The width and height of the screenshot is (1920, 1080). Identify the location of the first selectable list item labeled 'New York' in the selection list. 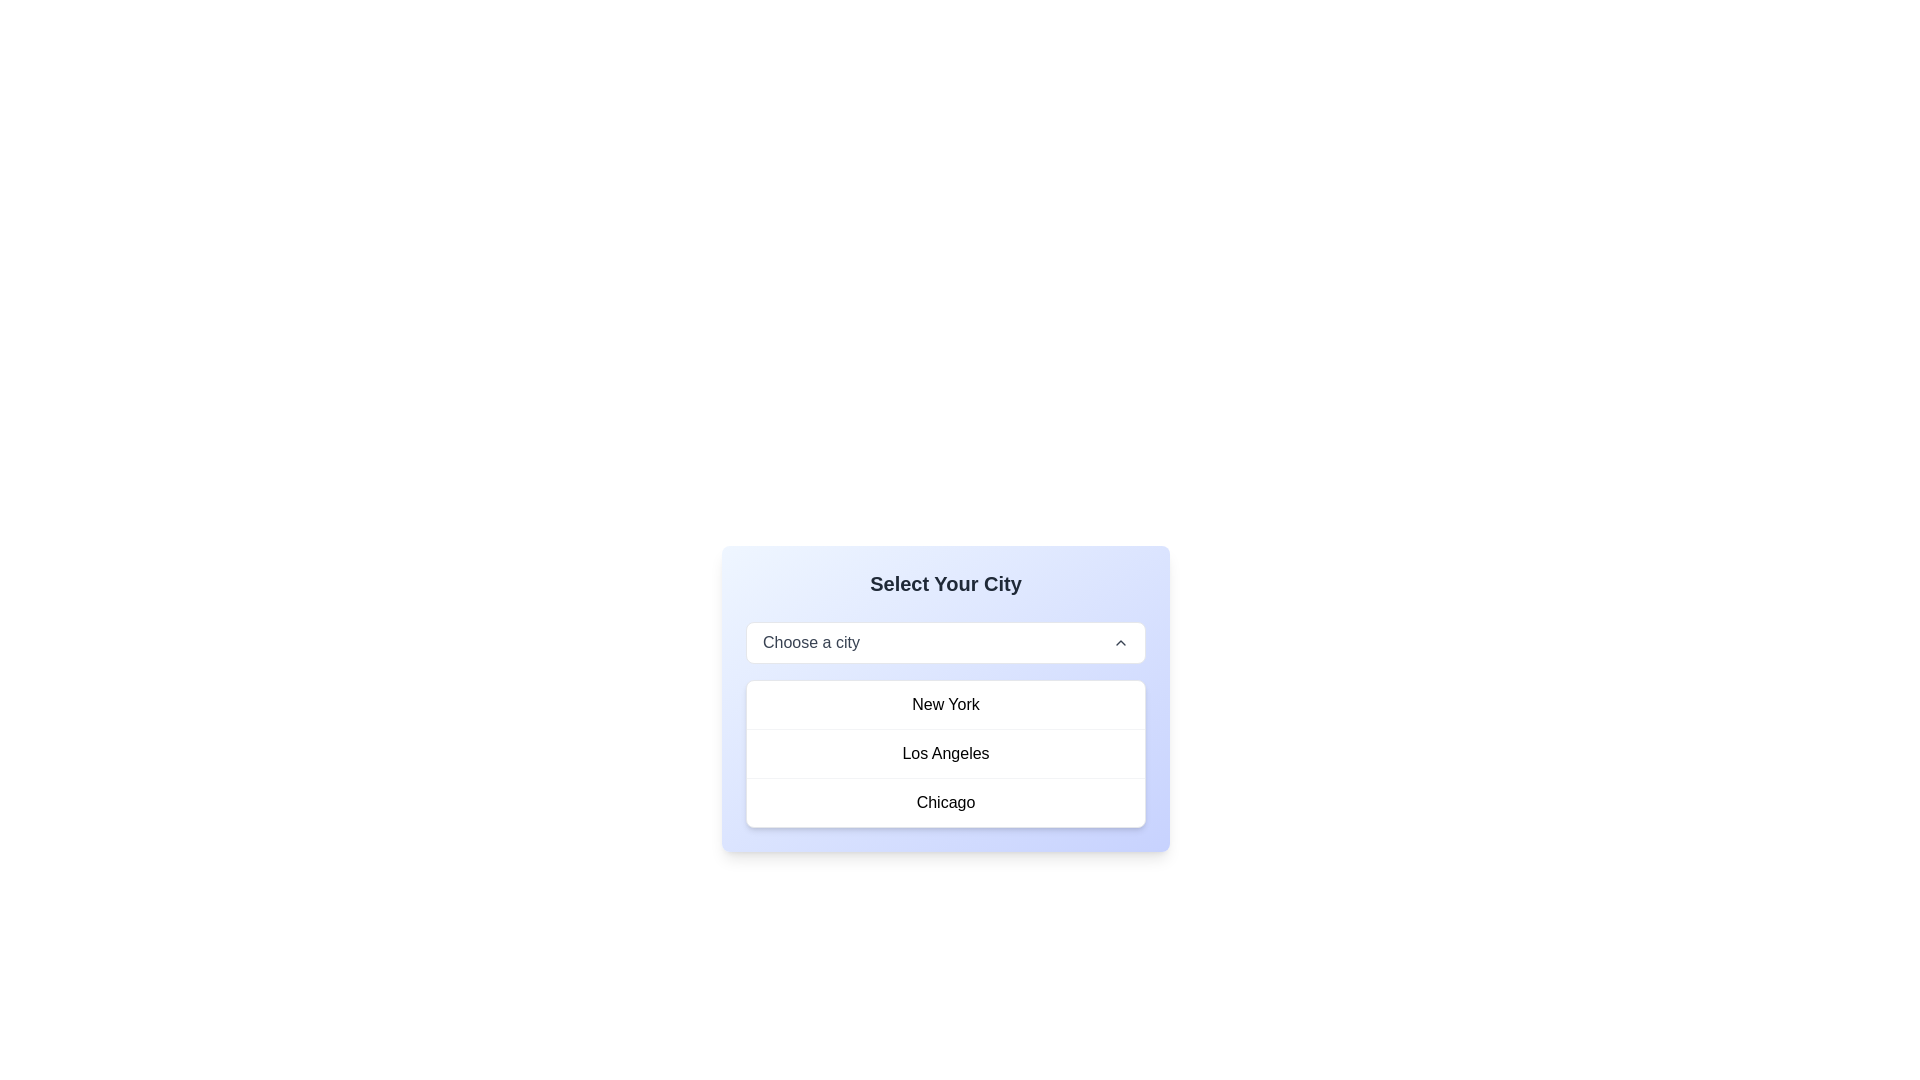
(944, 704).